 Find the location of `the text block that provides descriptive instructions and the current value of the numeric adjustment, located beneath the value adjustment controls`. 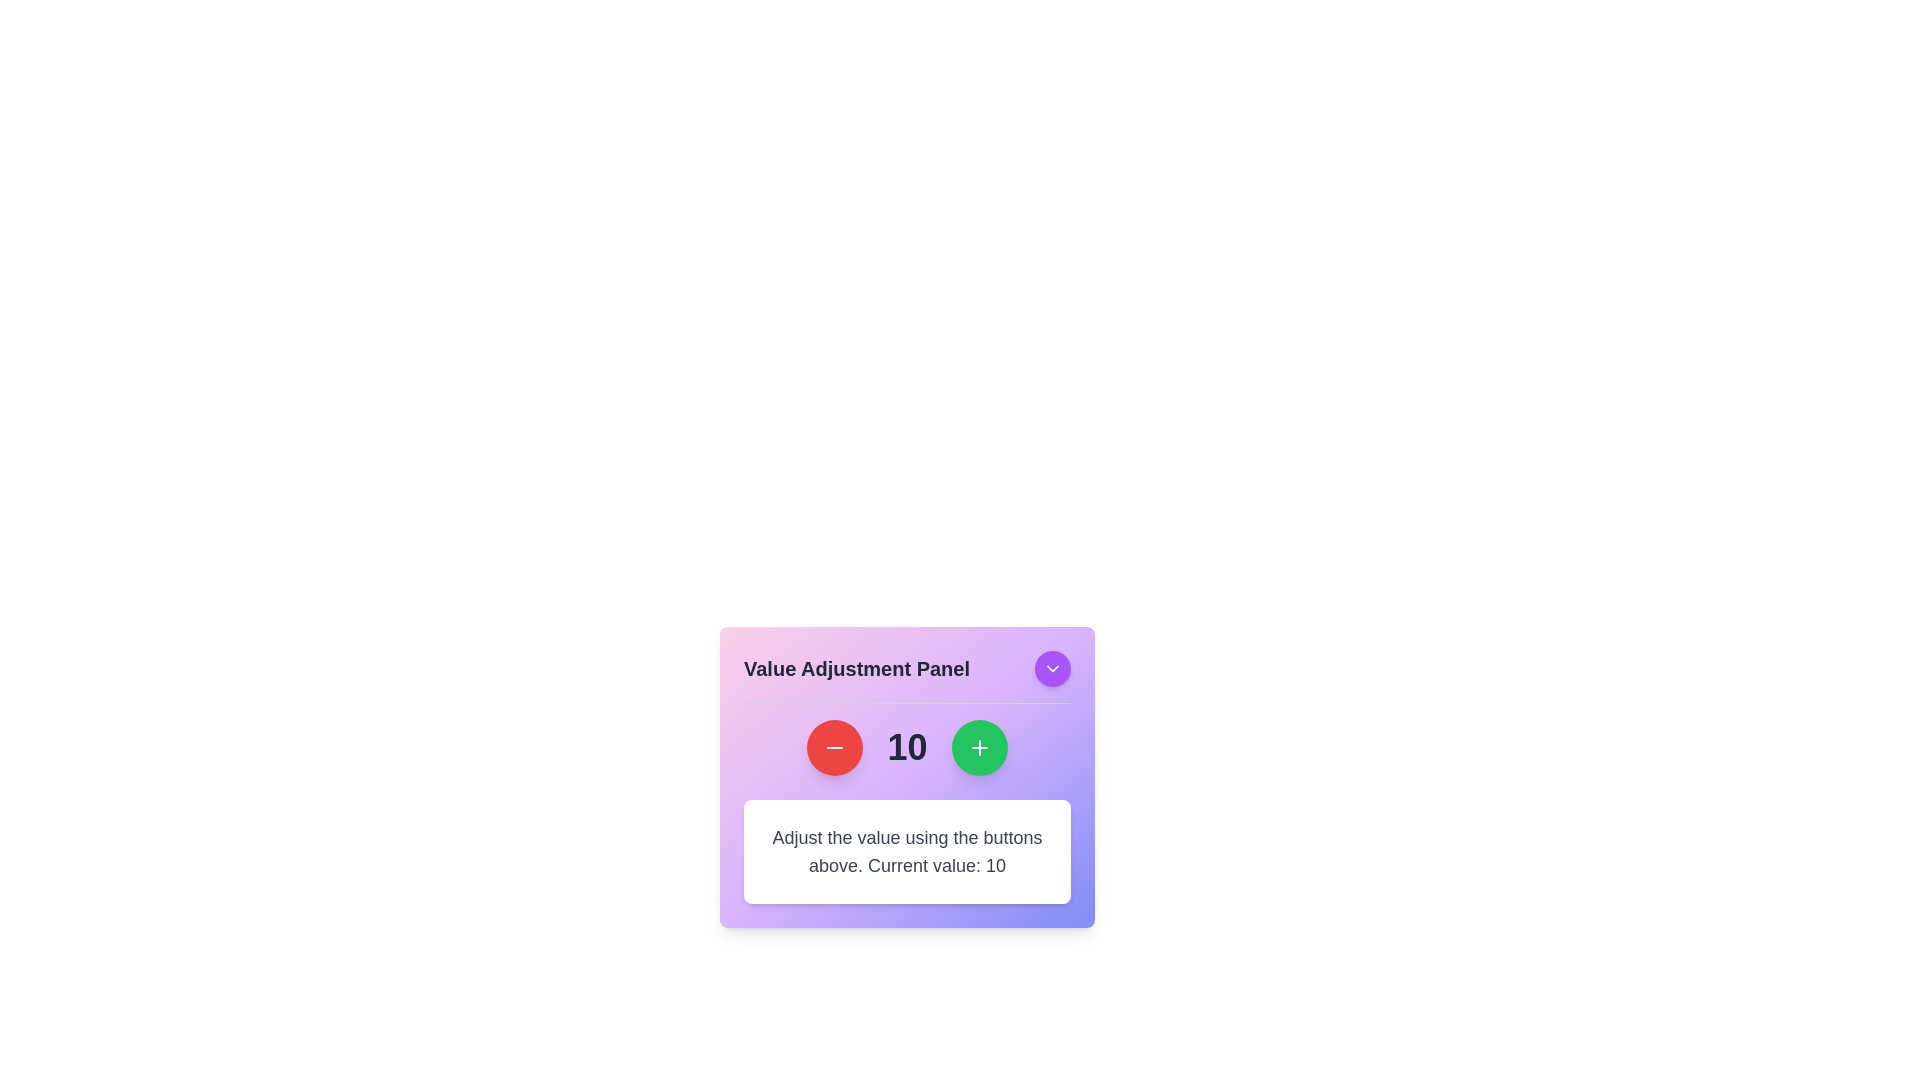

the text block that provides descriptive instructions and the current value of the numeric adjustment, located beneath the value adjustment controls is located at coordinates (906, 852).